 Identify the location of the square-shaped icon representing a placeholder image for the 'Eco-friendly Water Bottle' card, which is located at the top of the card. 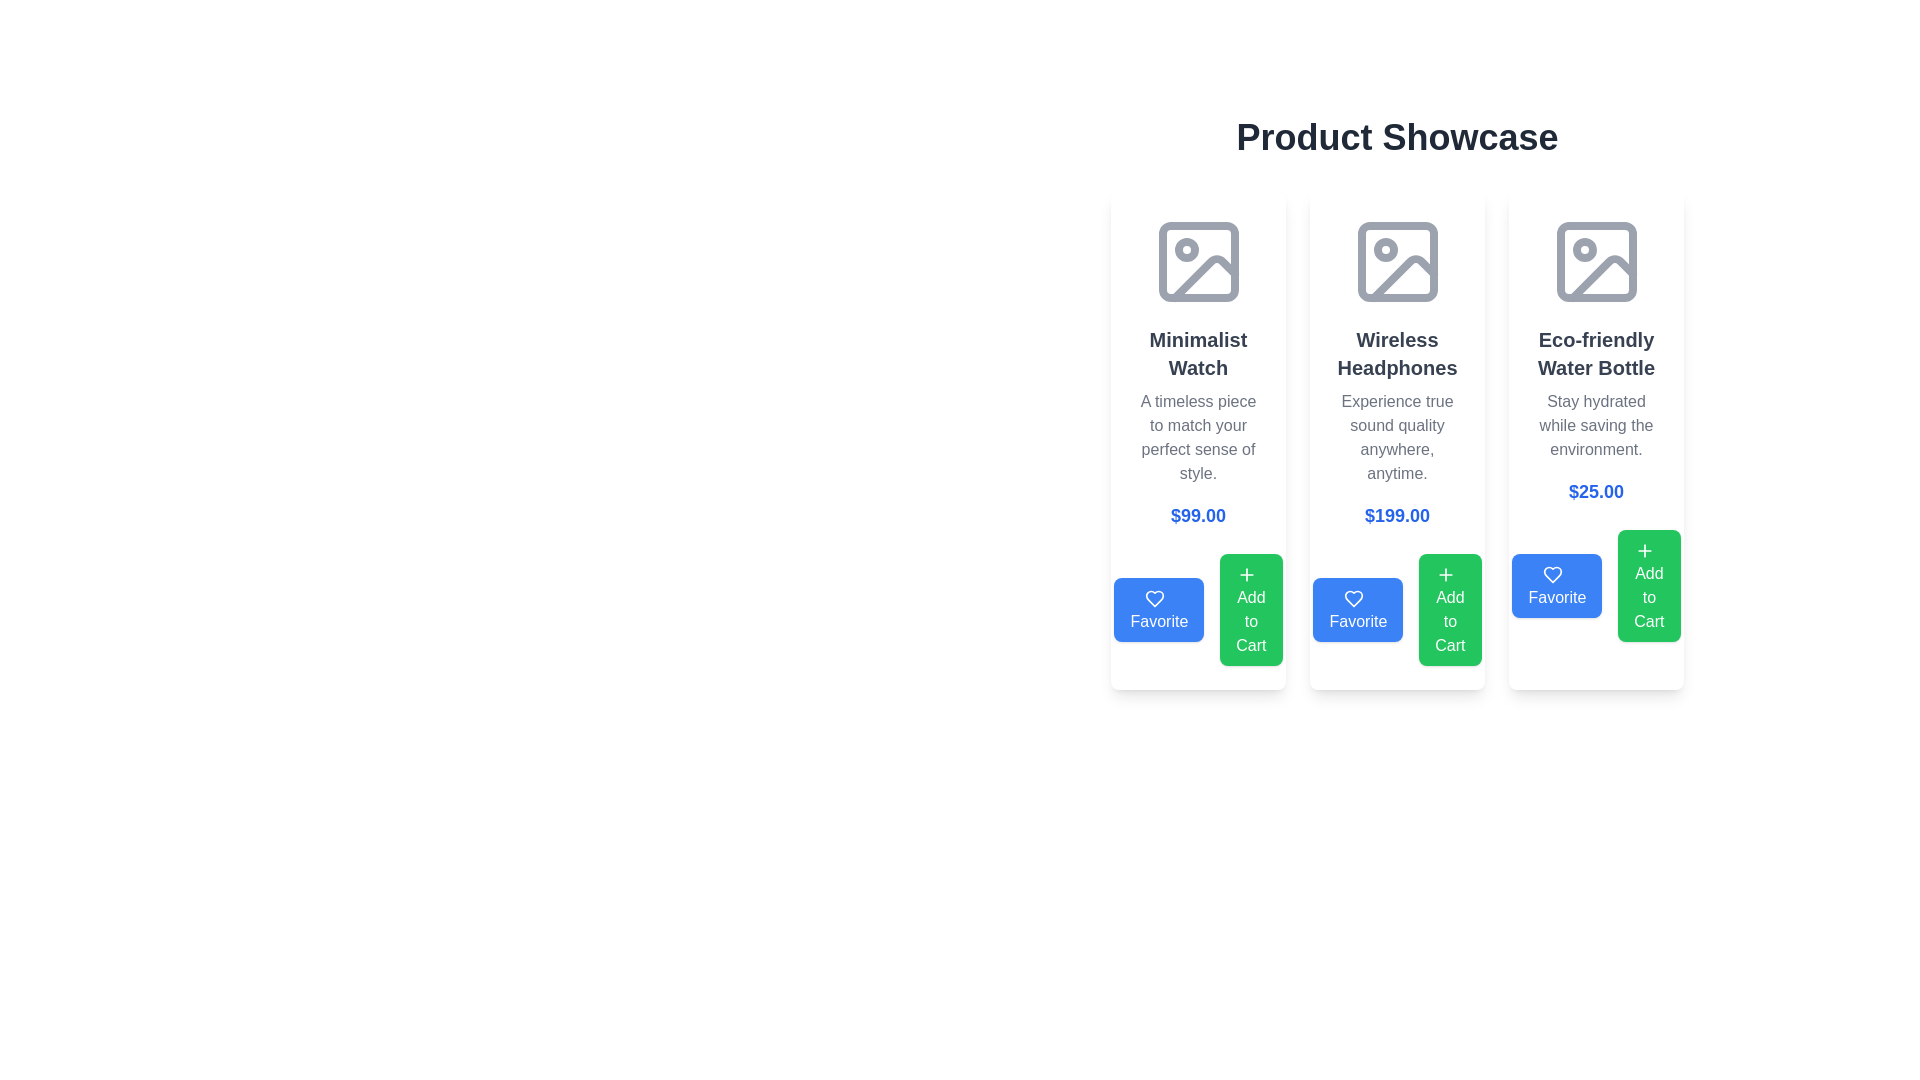
(1595, 261).